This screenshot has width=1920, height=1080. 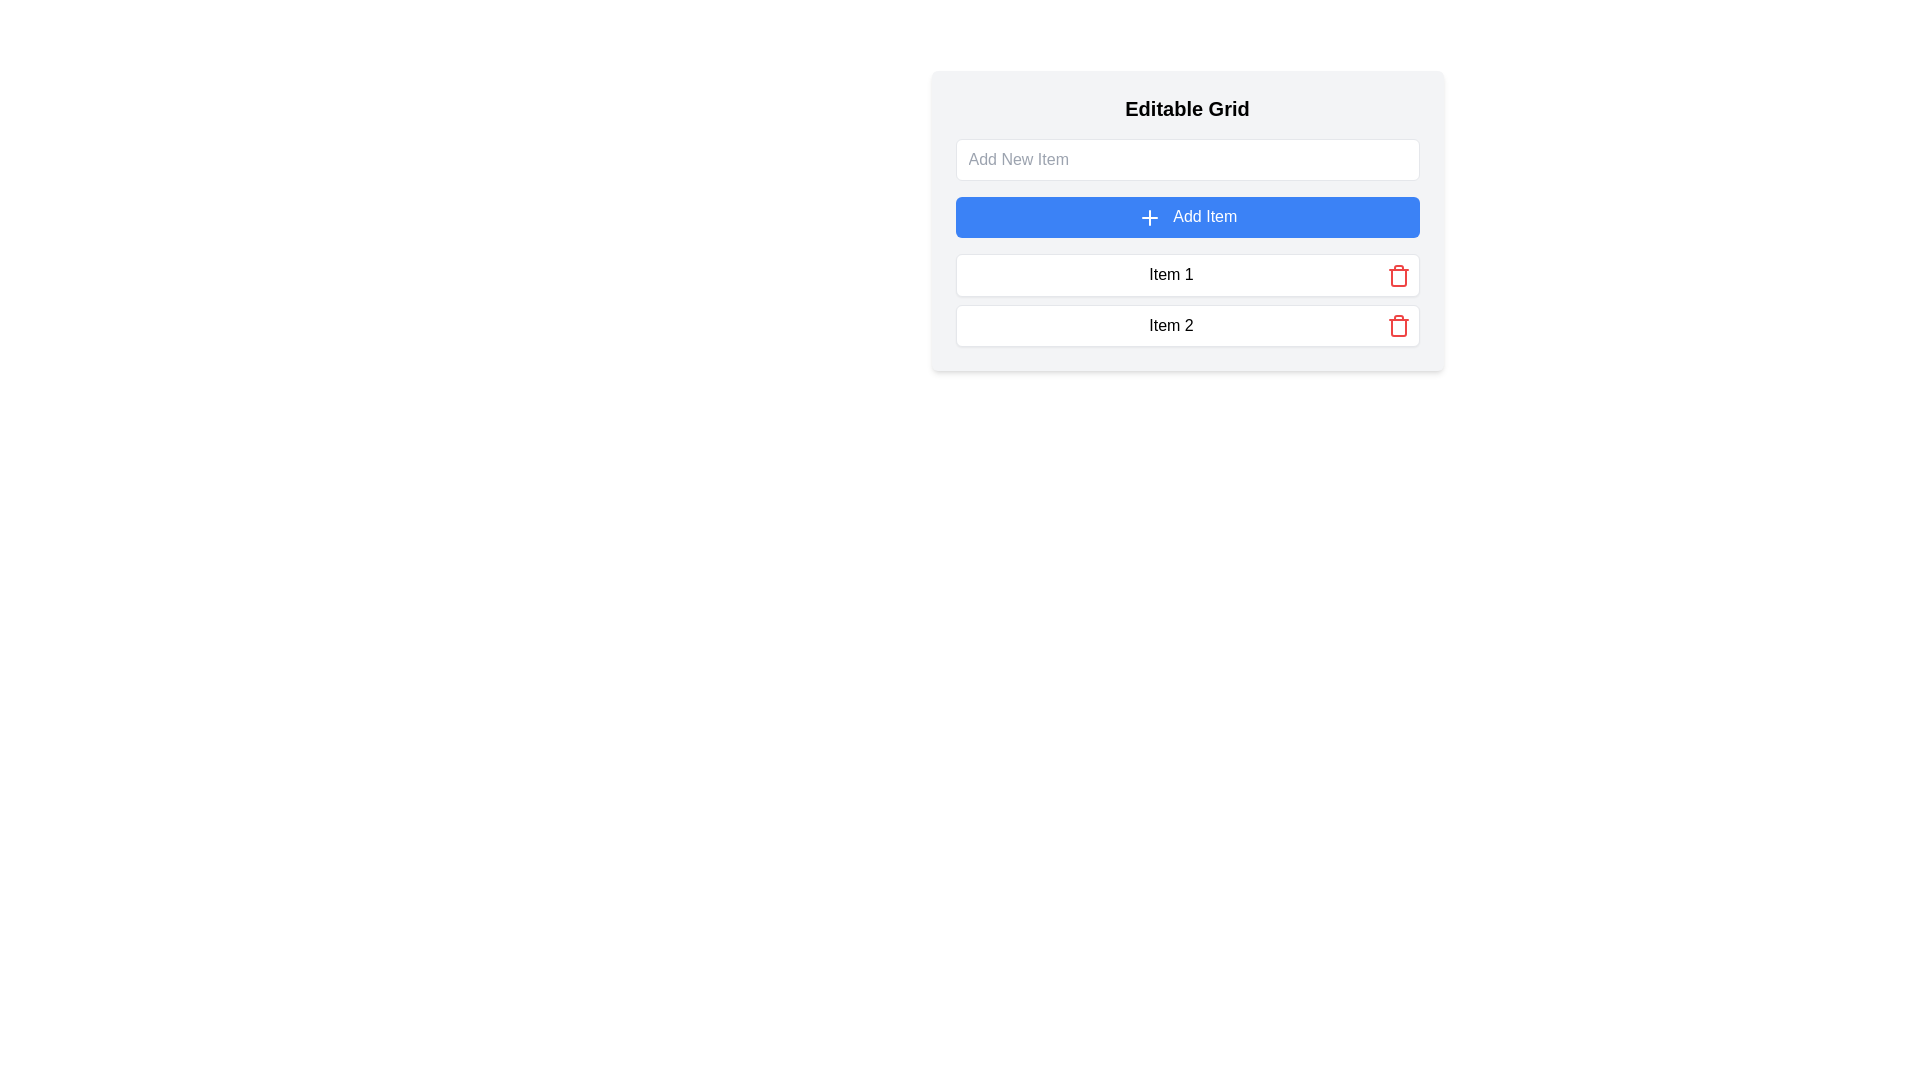 What do you see at coordinates (1187, 217) in the screenshot?
I see `the rectangular button with a blue background and white text labeled 'Add Item'` at bounding box center [1187, 217].